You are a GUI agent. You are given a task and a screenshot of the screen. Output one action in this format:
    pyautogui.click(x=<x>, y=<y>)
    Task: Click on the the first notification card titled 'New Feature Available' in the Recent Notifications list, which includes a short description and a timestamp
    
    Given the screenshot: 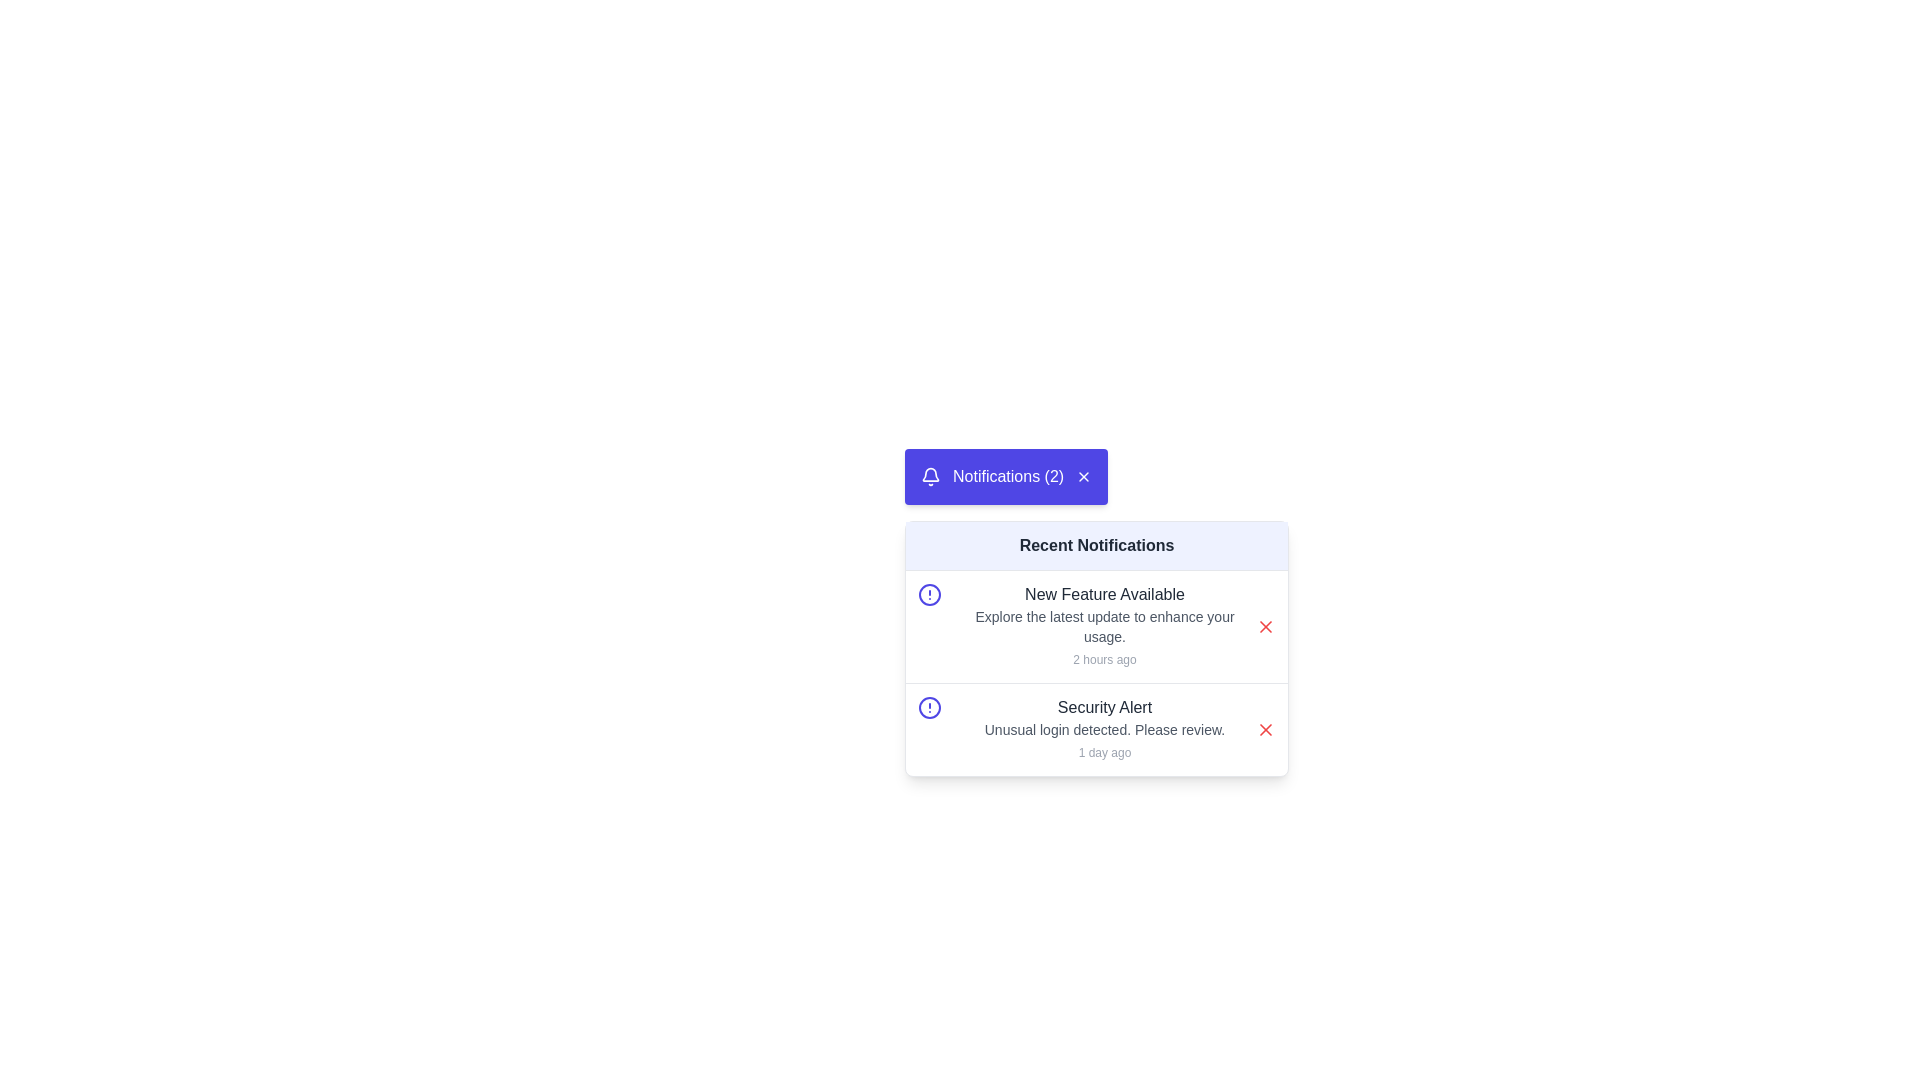 What is the action you would take?
    pyautogui.click(x=1096, y=626)
    